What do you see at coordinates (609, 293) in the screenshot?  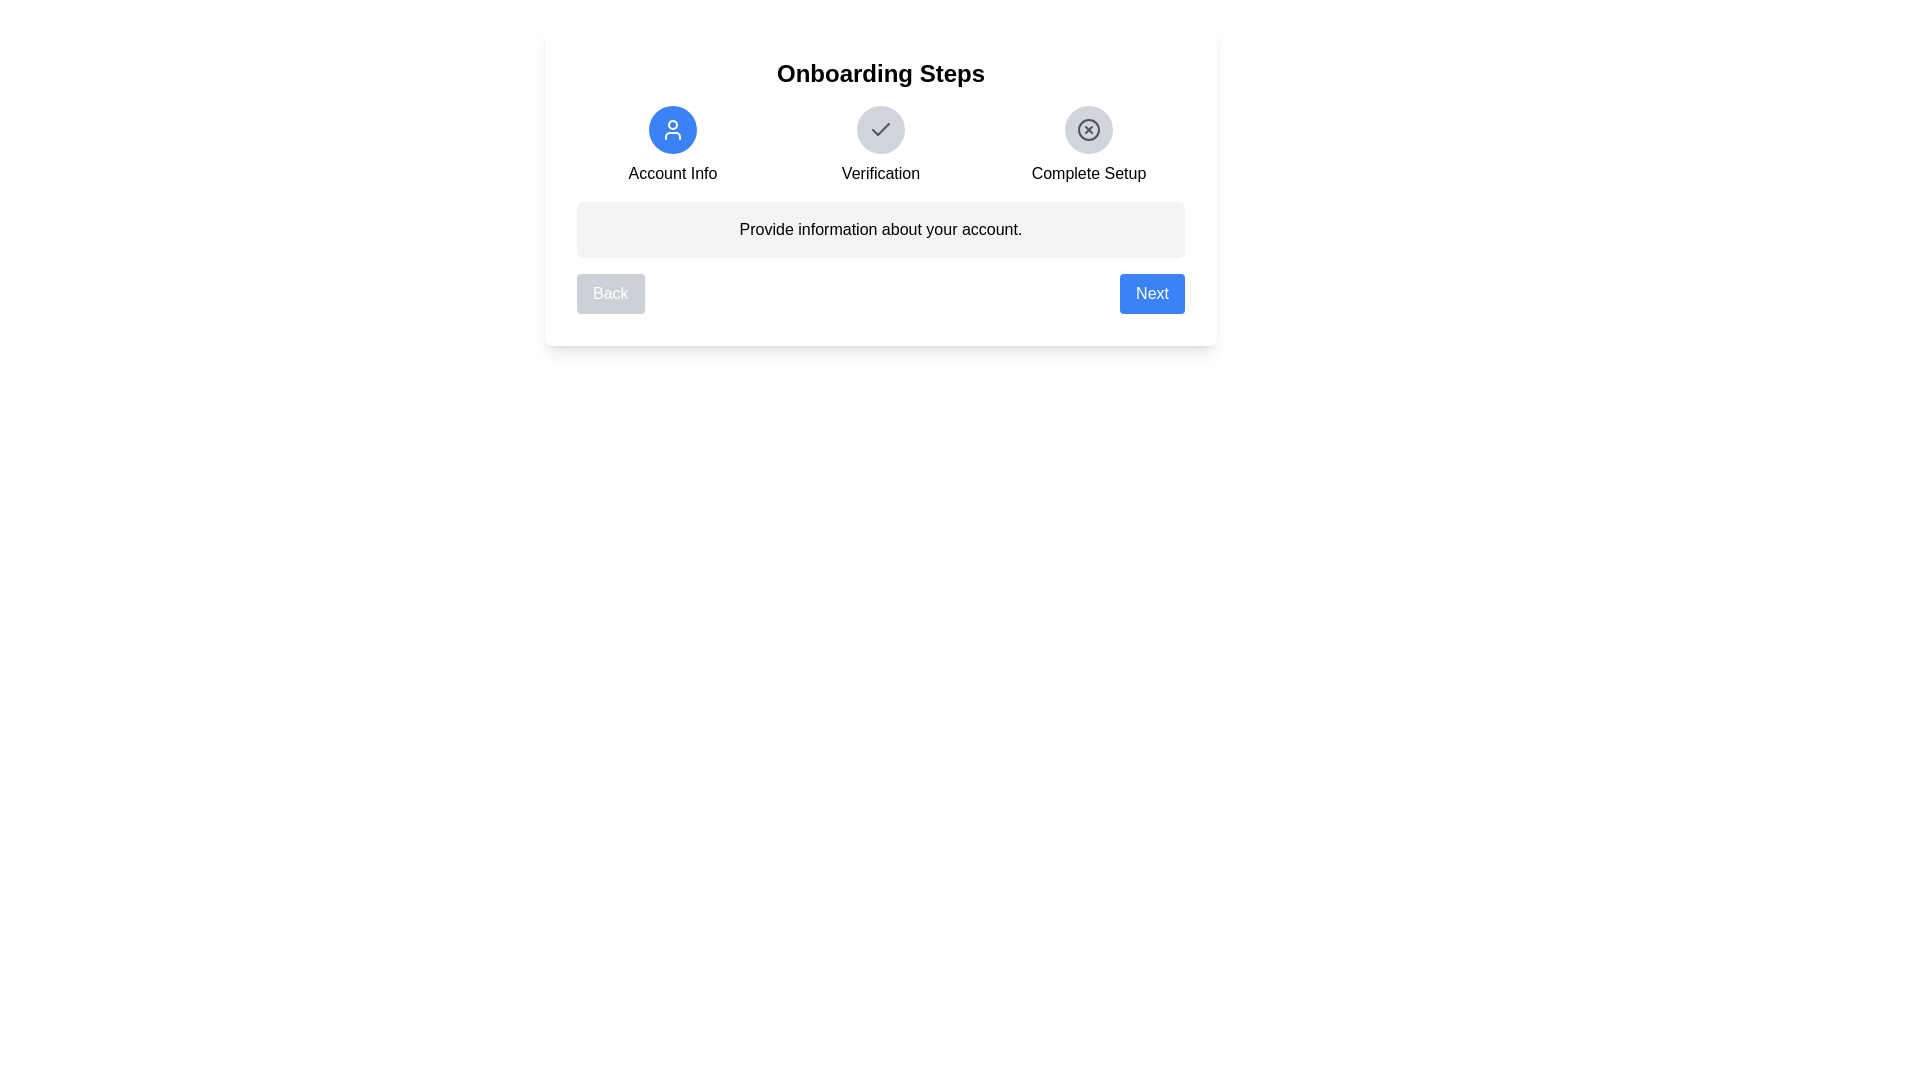 I see `the button Back to observe its hover effect` at bounding box center [609, 293].